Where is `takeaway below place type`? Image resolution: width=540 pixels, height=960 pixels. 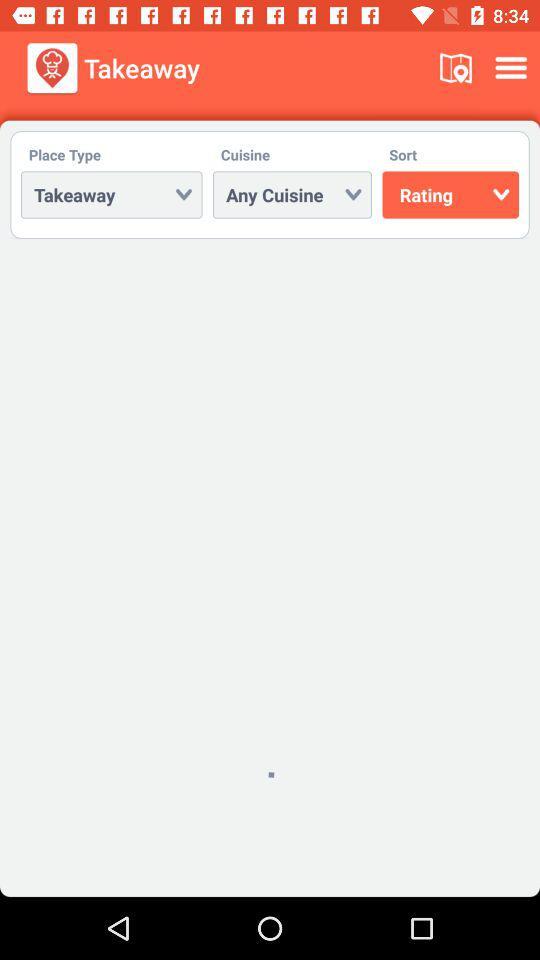 takeaway below place type is located at coordinates (111, 194).